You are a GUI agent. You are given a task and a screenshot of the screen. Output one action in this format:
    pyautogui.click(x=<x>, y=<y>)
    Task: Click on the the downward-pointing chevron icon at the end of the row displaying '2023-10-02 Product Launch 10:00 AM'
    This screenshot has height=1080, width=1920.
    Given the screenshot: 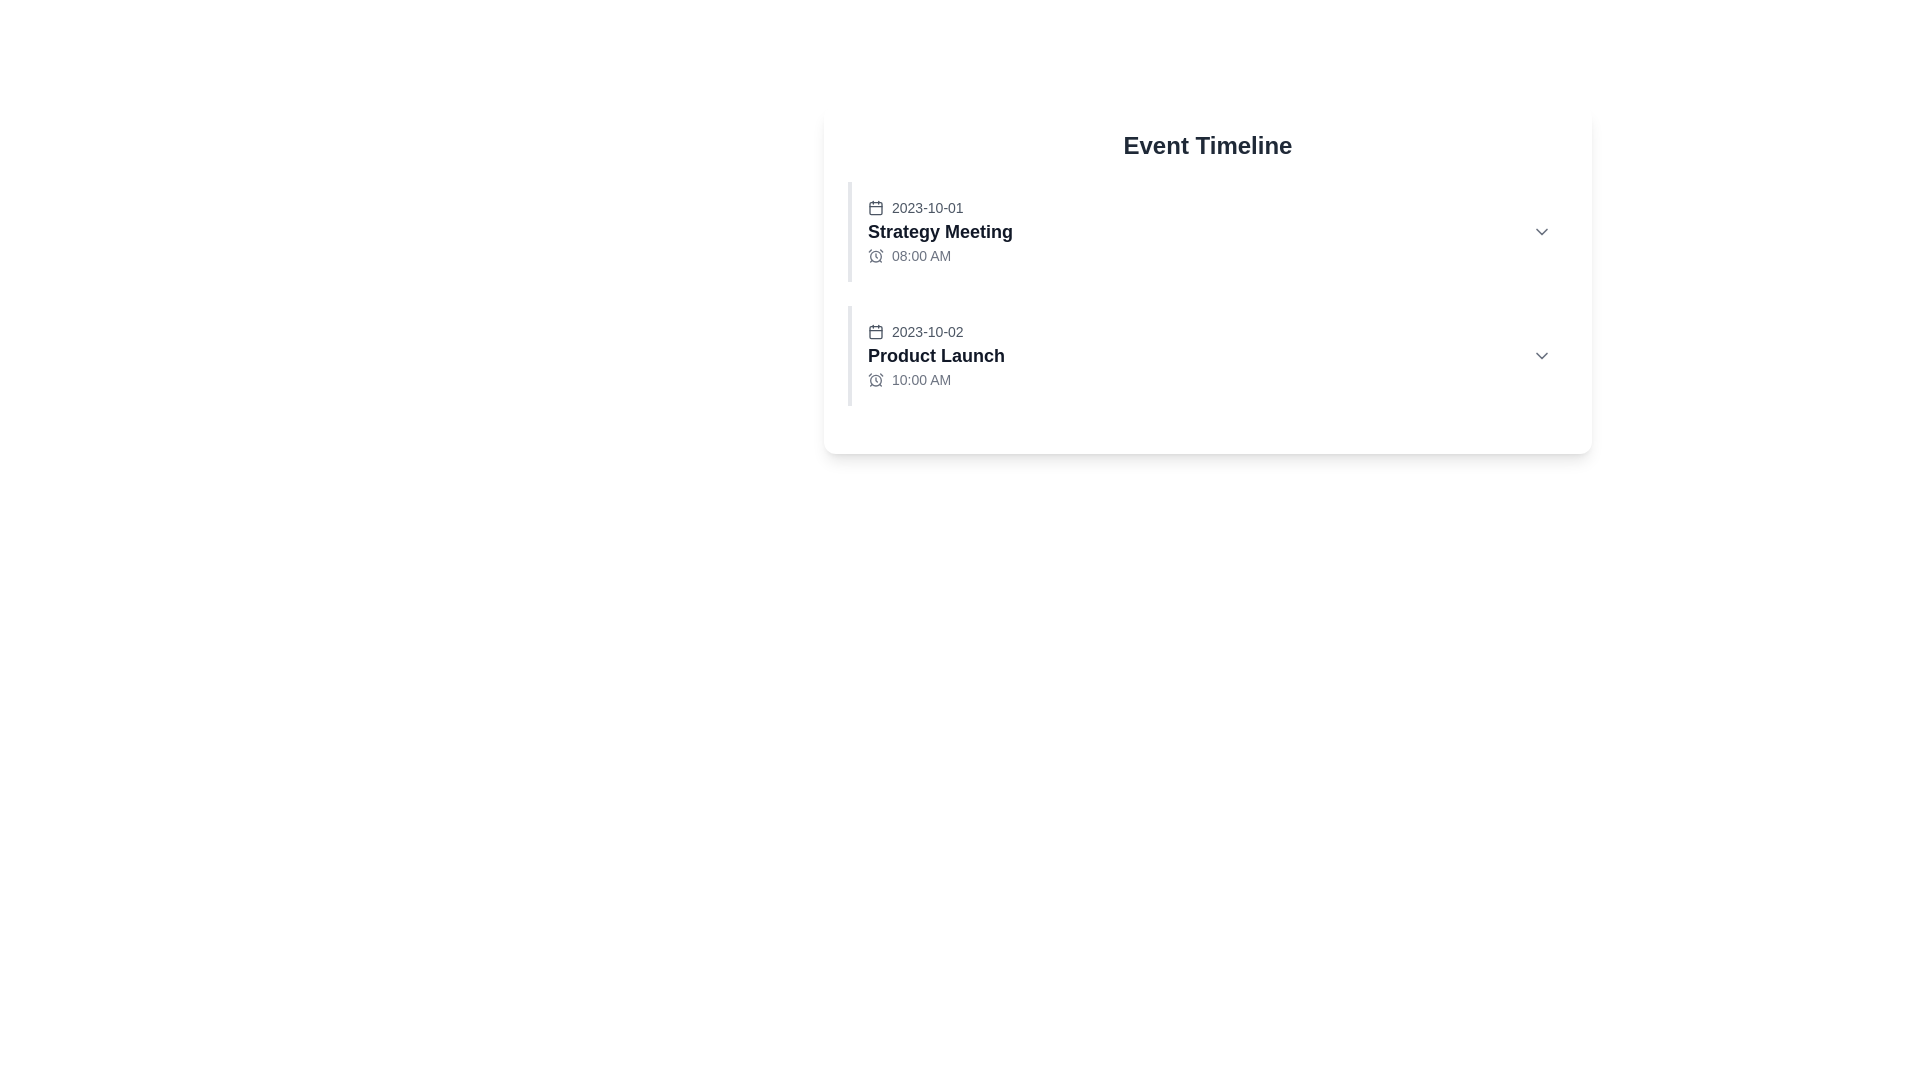 What is the action you would take?
    pyautogui.click(x=1540, y=354)
    